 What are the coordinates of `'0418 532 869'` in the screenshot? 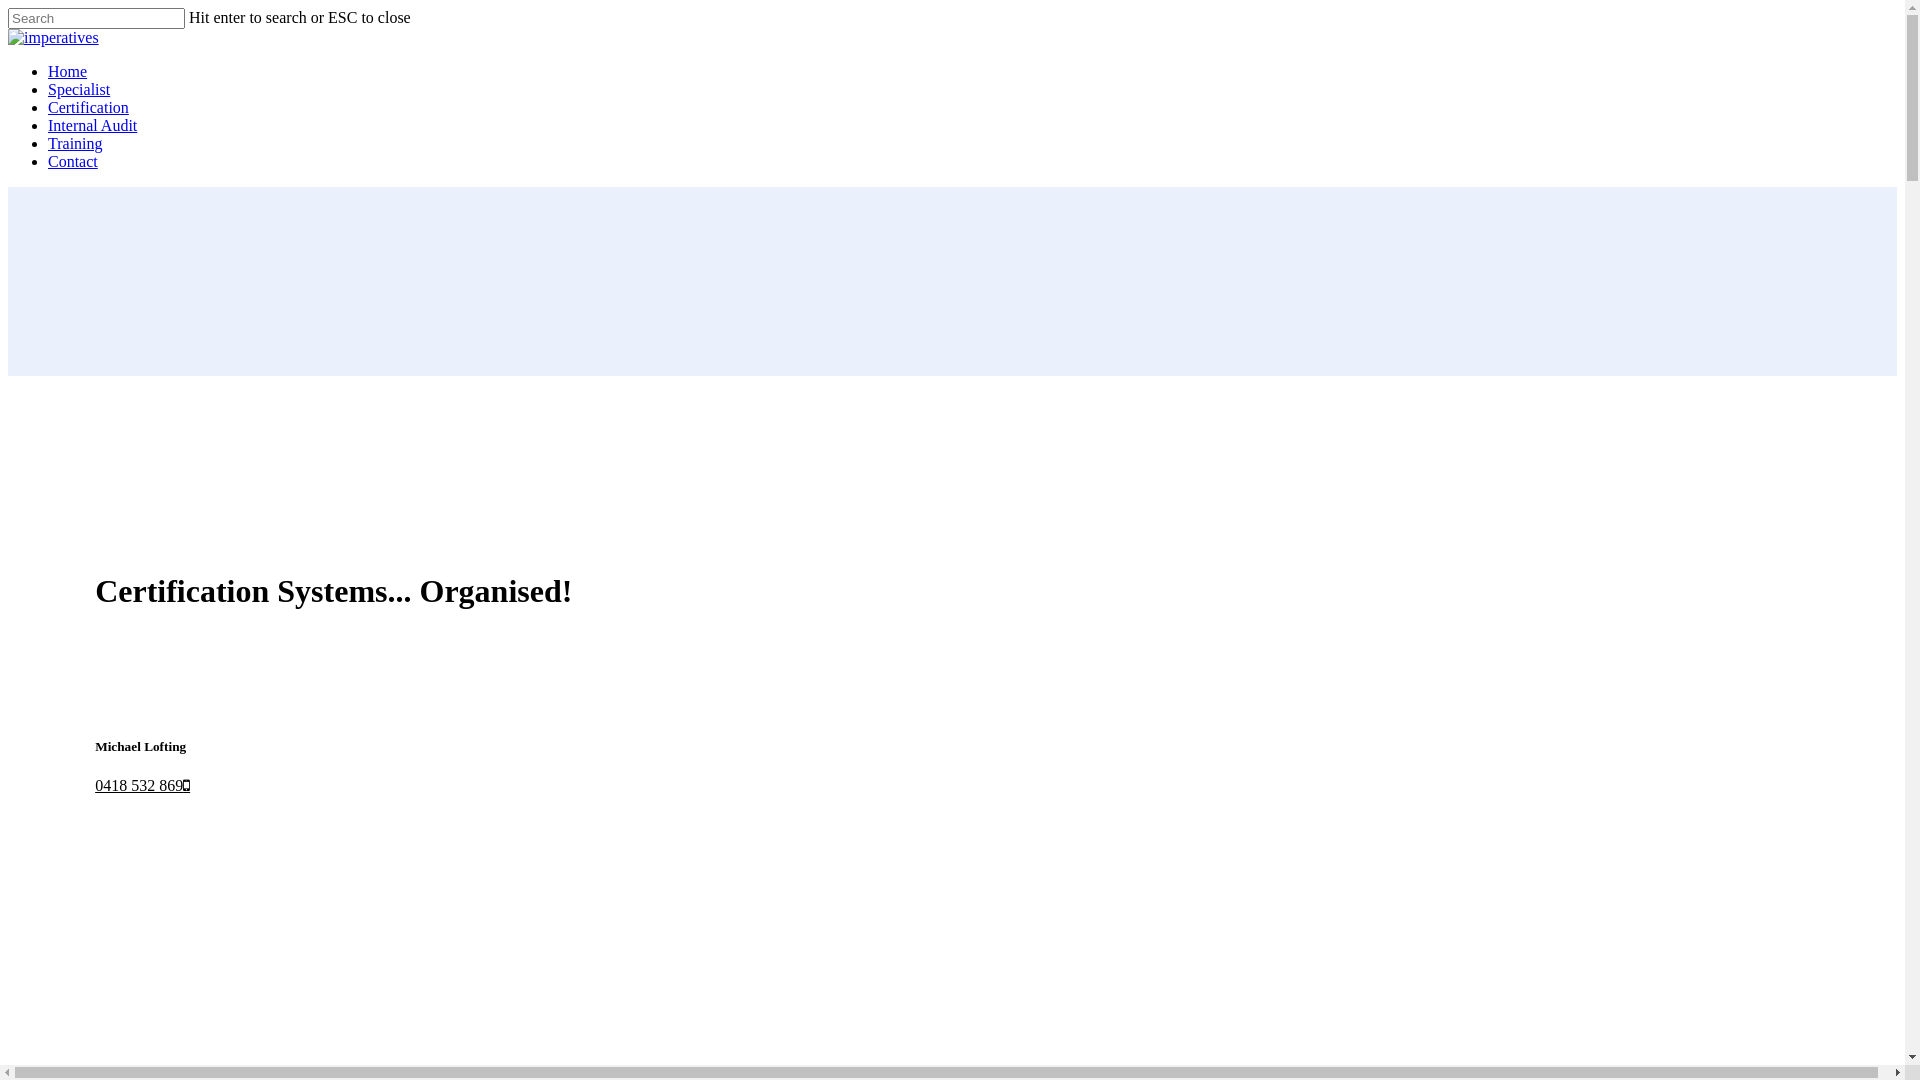 It's located at (141, 784).